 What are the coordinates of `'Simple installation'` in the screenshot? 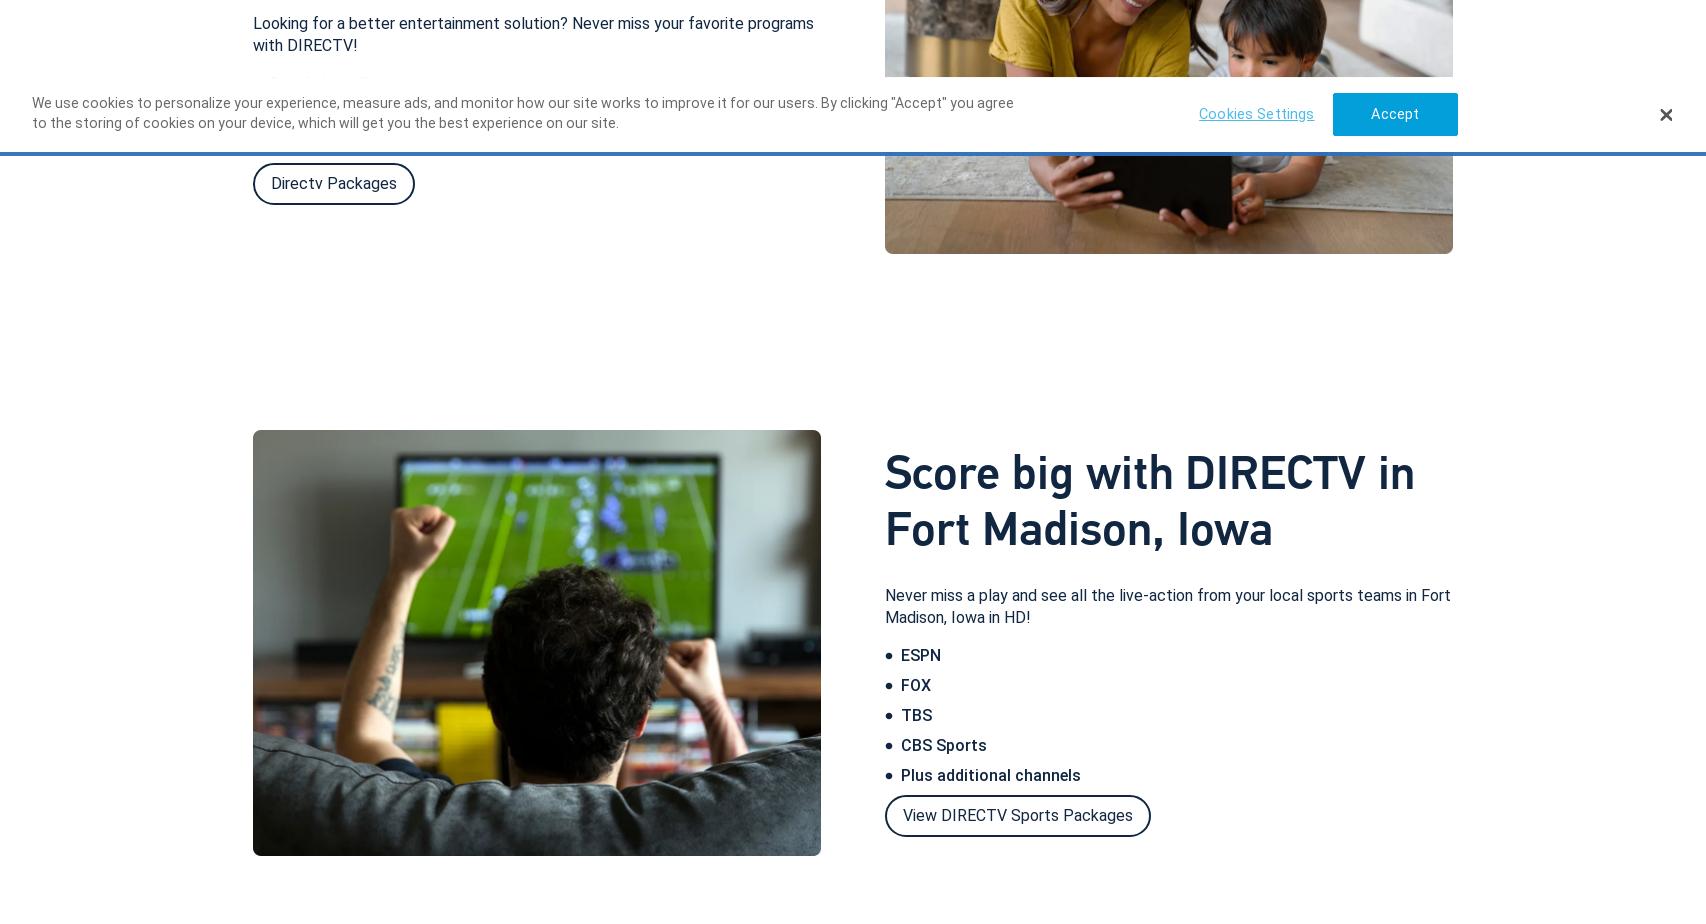 It's located at (269, 82).